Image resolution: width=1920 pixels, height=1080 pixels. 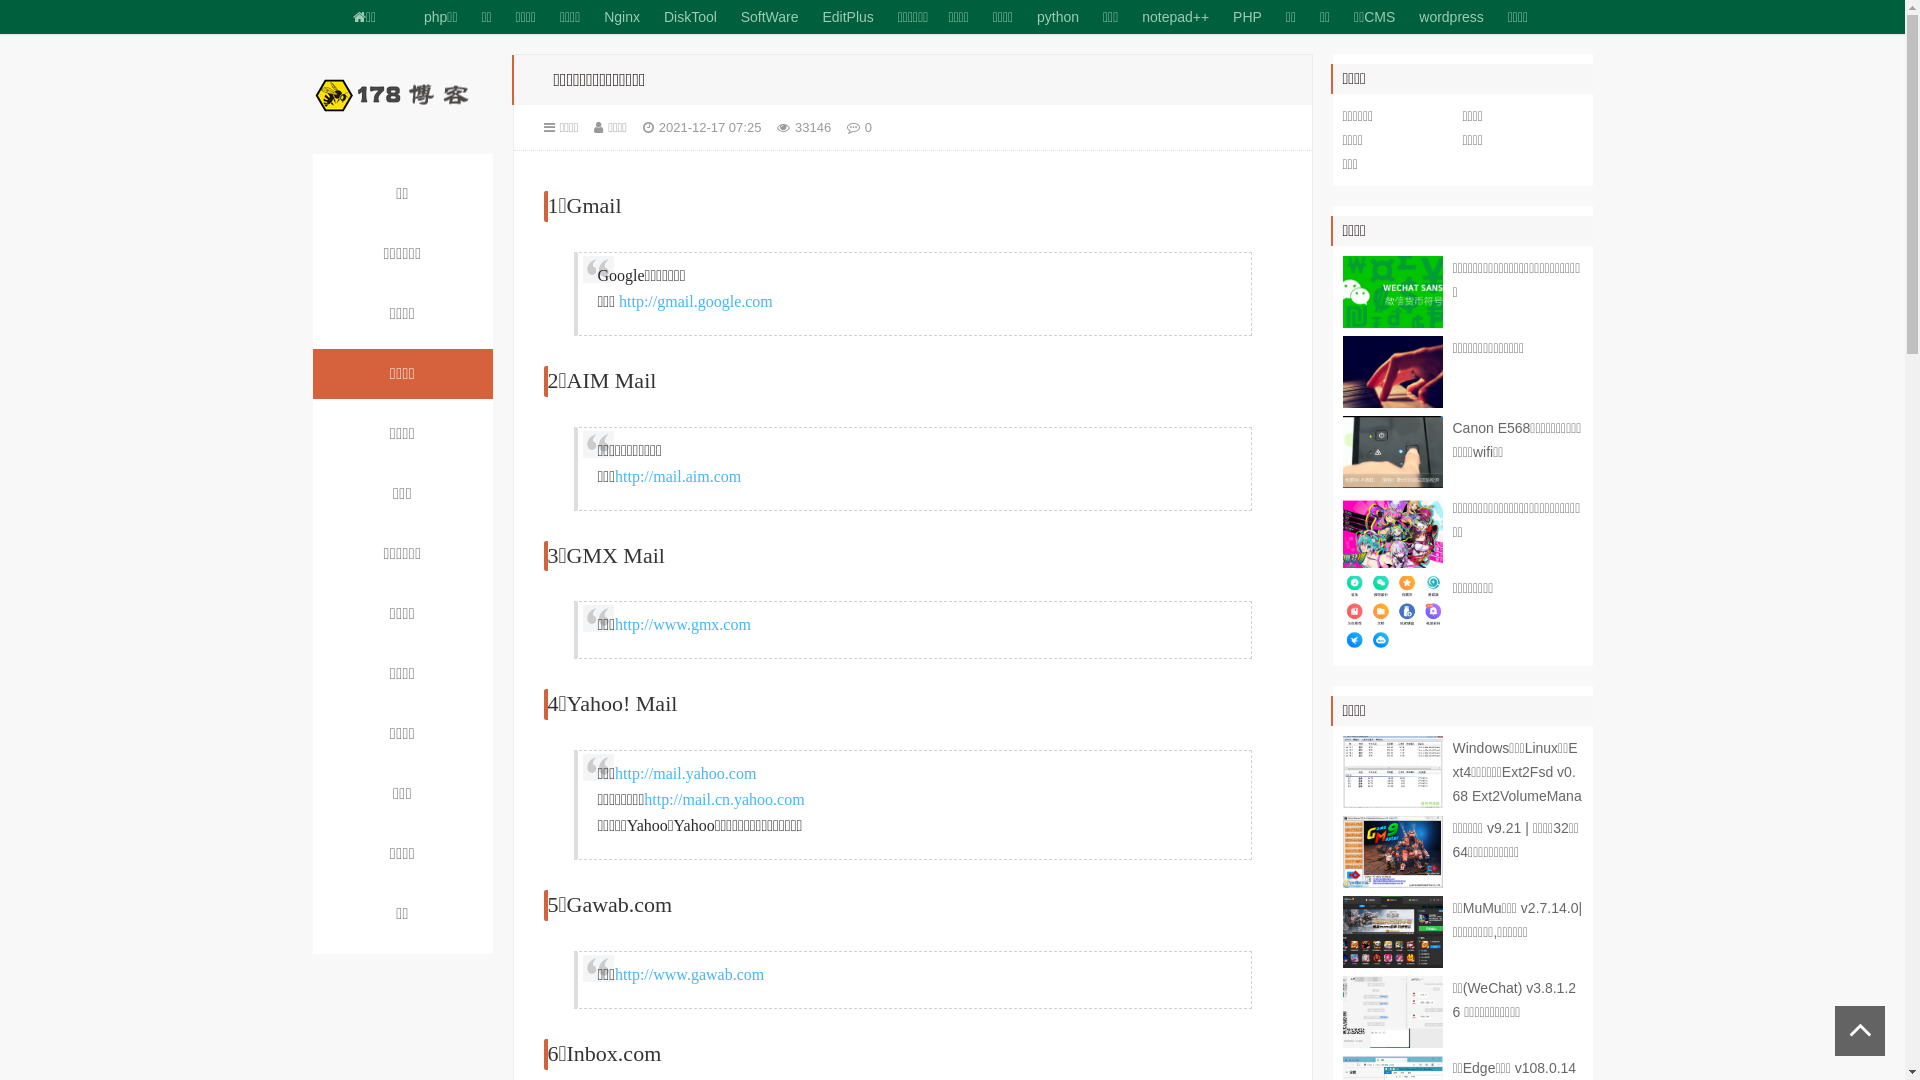 I want to click on 'http://mail.cn.yahoo.com', so click(x=723, y=798).